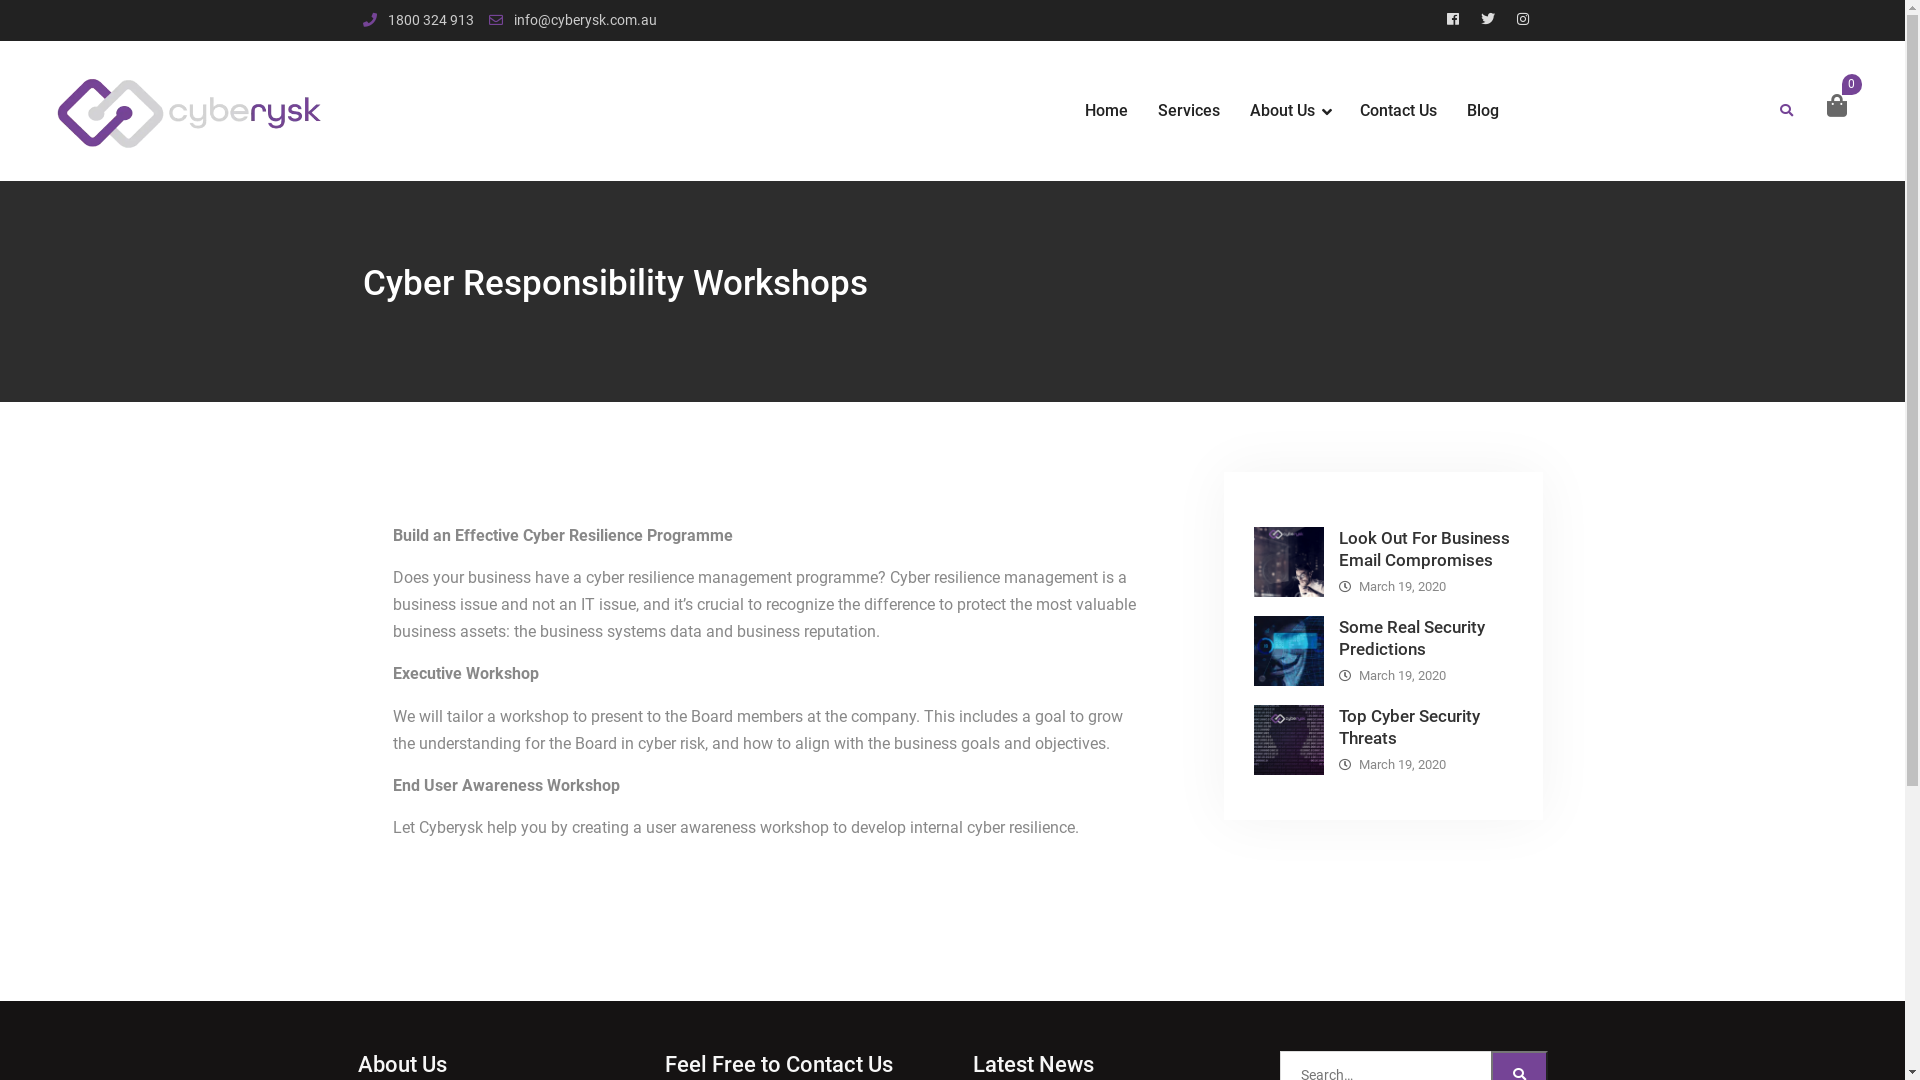  I want to click on 'info@cyberysk.com.au', so click(584, 20).